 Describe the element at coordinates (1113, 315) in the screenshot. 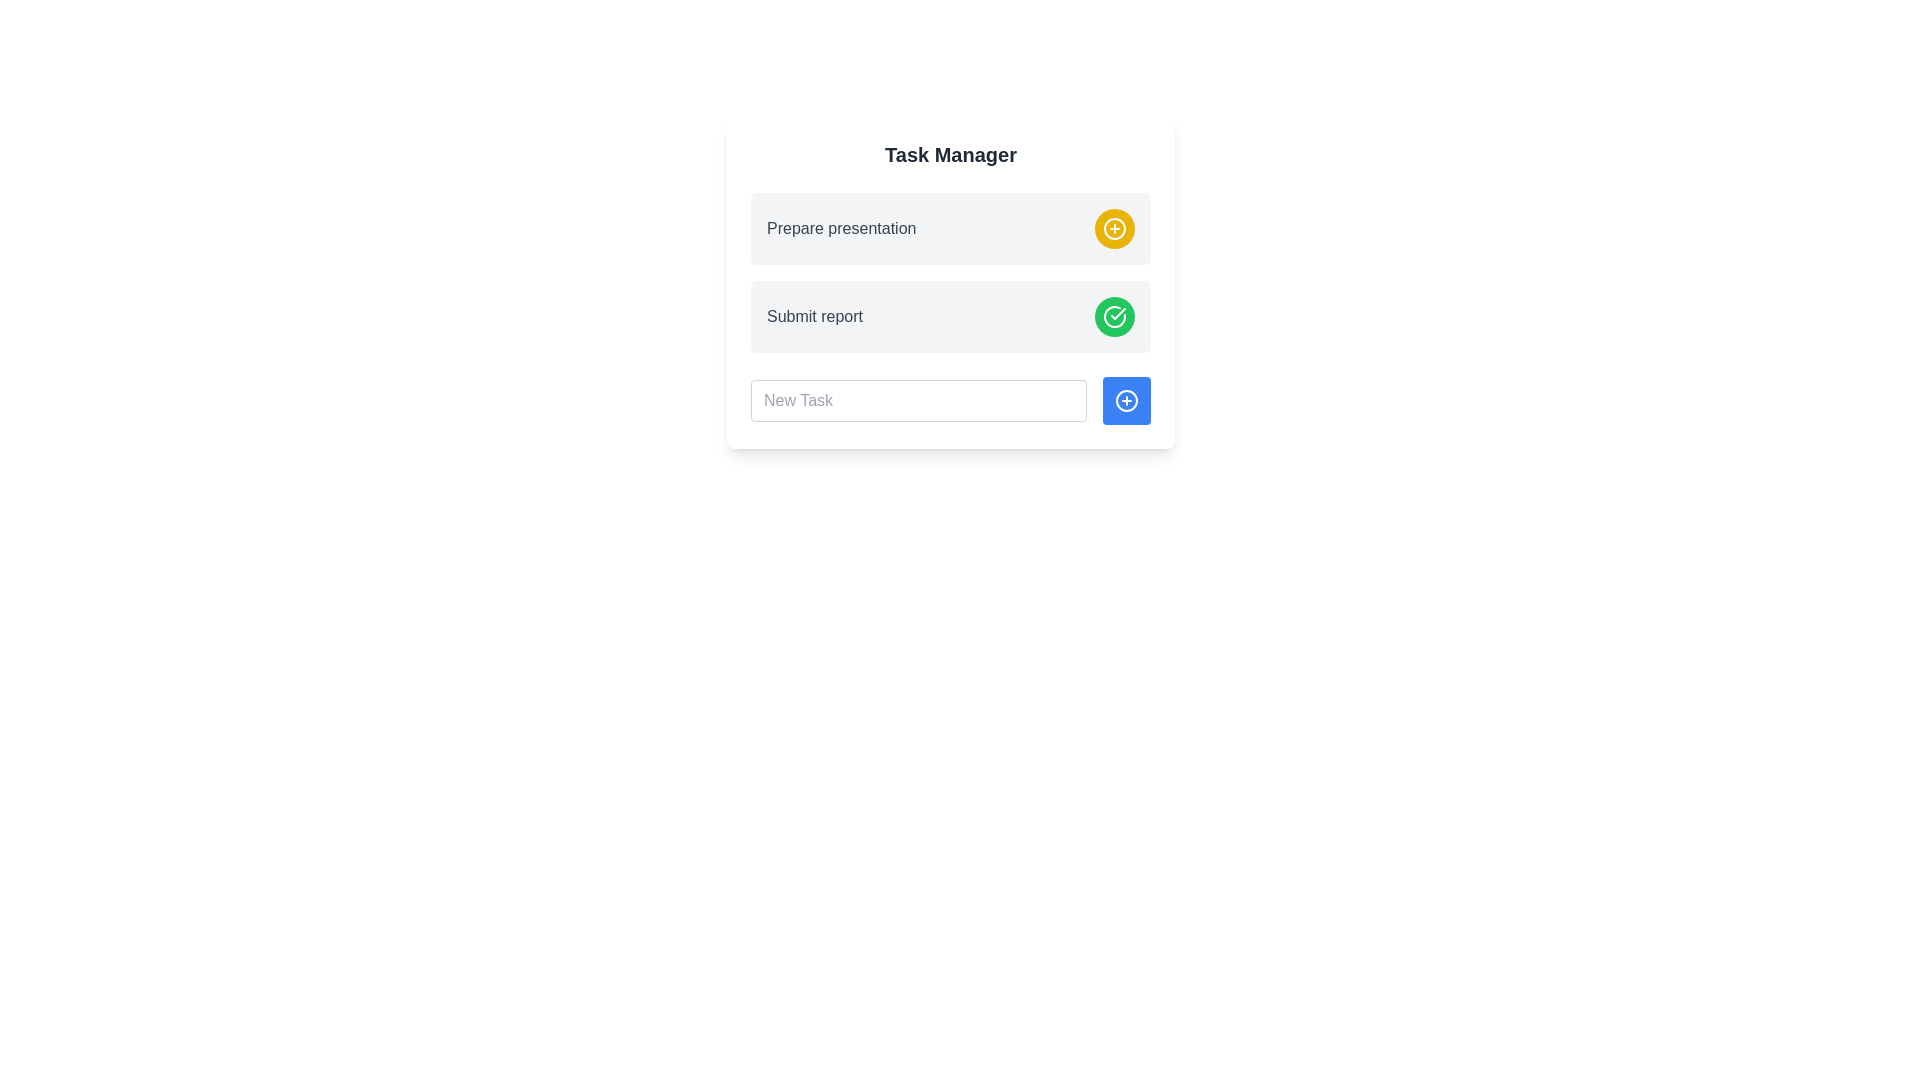

I see `the circular green button with a white checkmark icon located in the bottom right corner of the 'Submit report' section` at that location.